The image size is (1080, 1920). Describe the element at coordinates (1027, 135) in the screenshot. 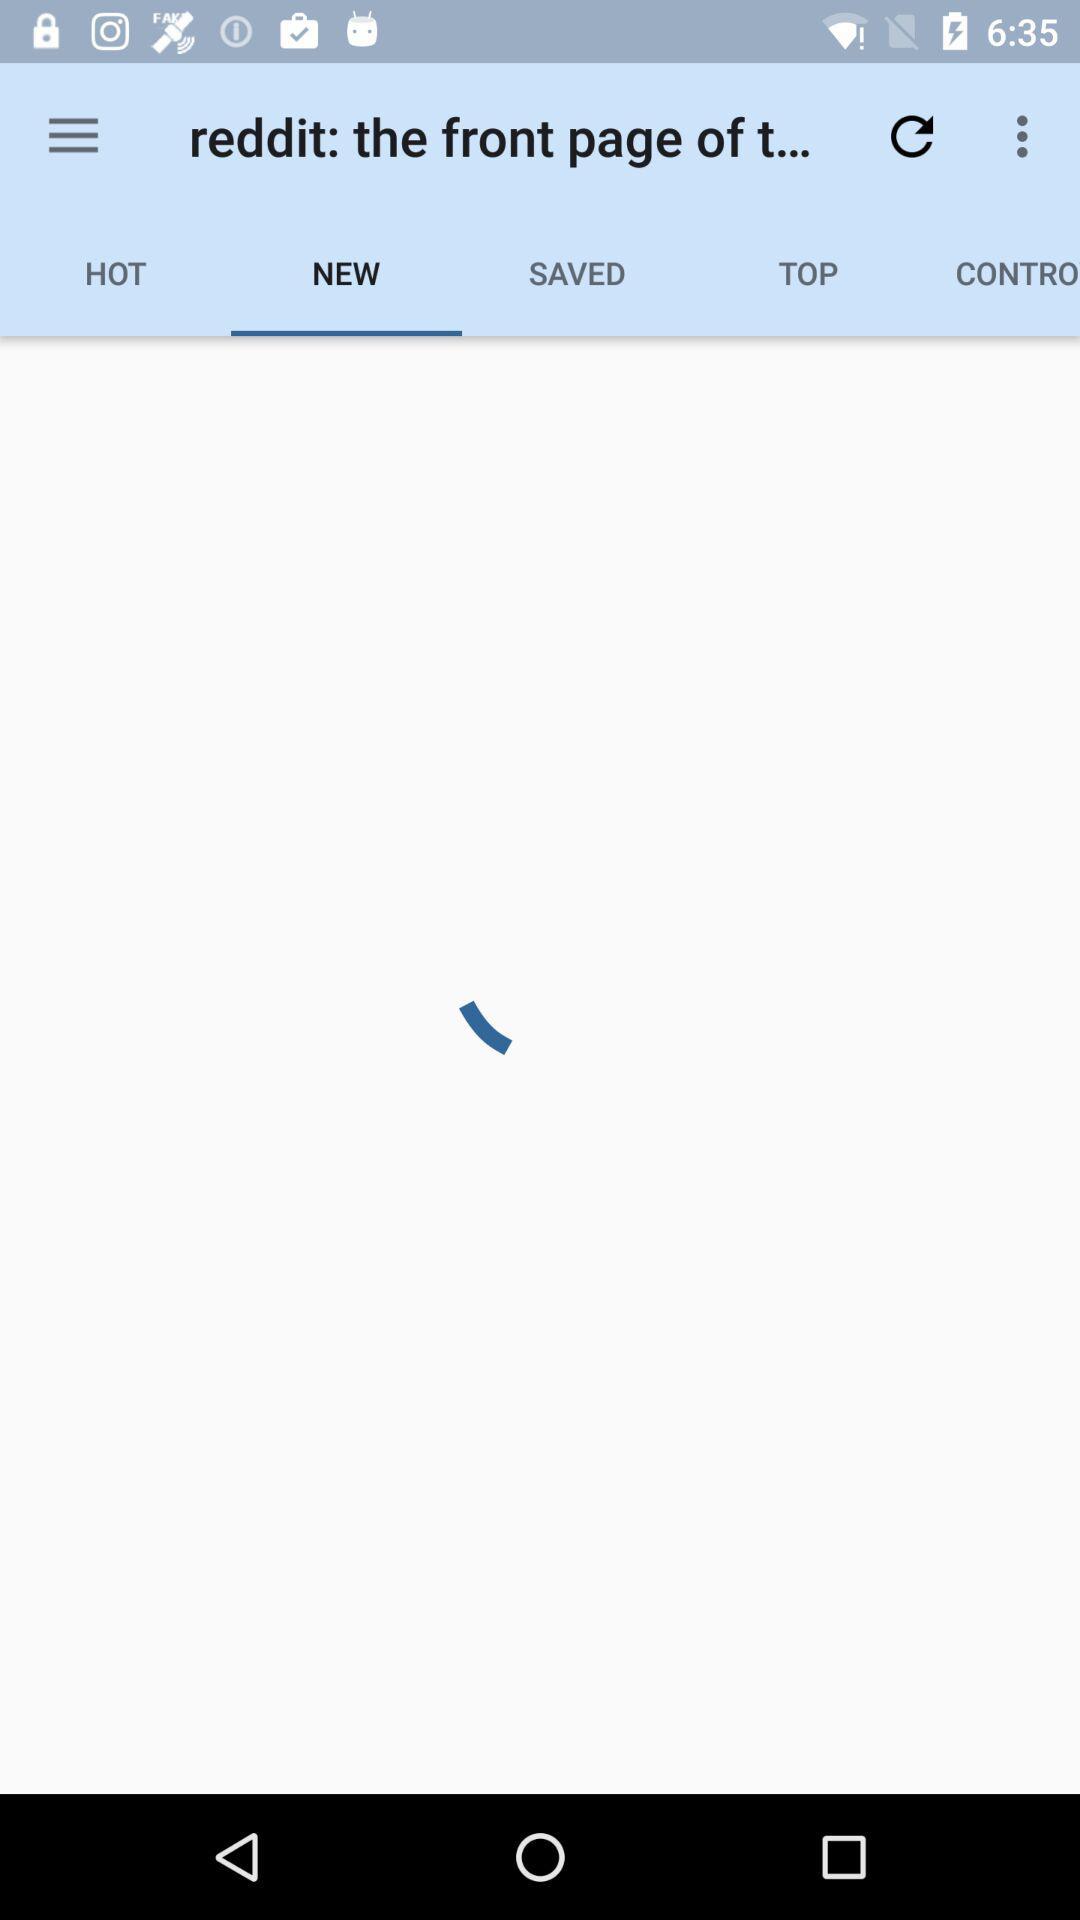

I see `icon above controversial item` at that location.